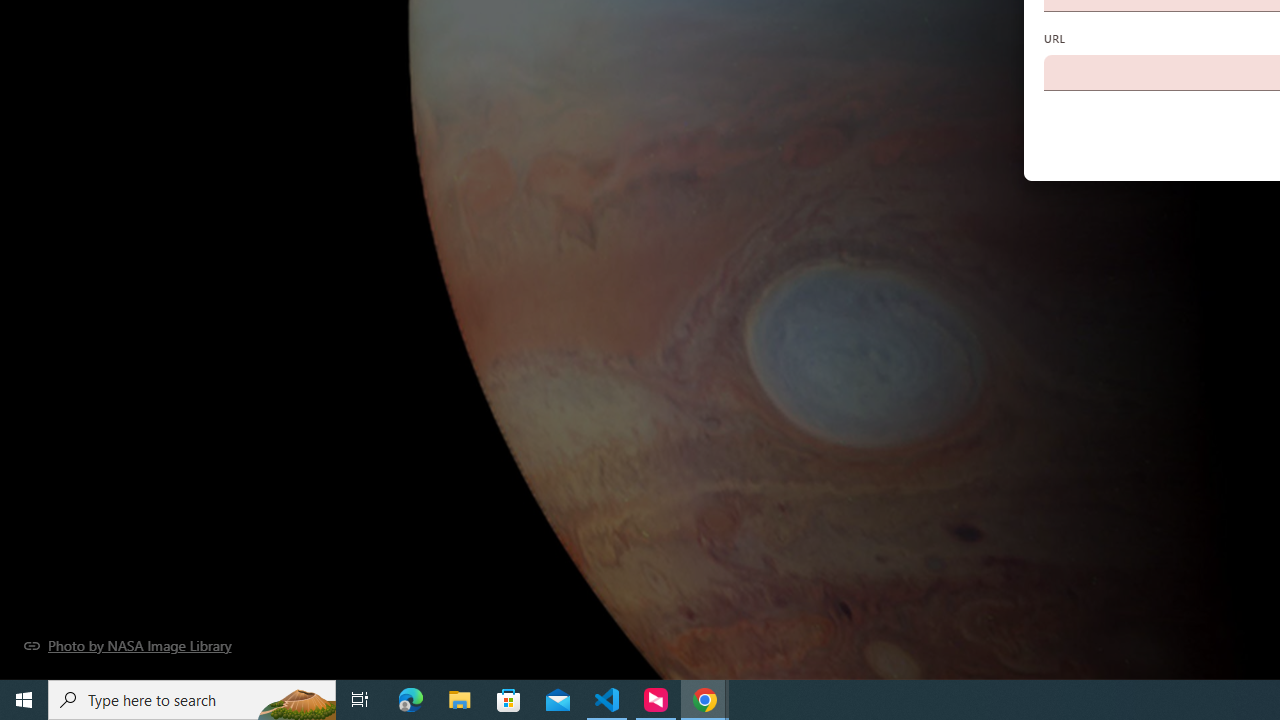  What do you see at coordinates (24, 698) in the screenshot?
I see `'Start'` at bounding box center [24, 698].